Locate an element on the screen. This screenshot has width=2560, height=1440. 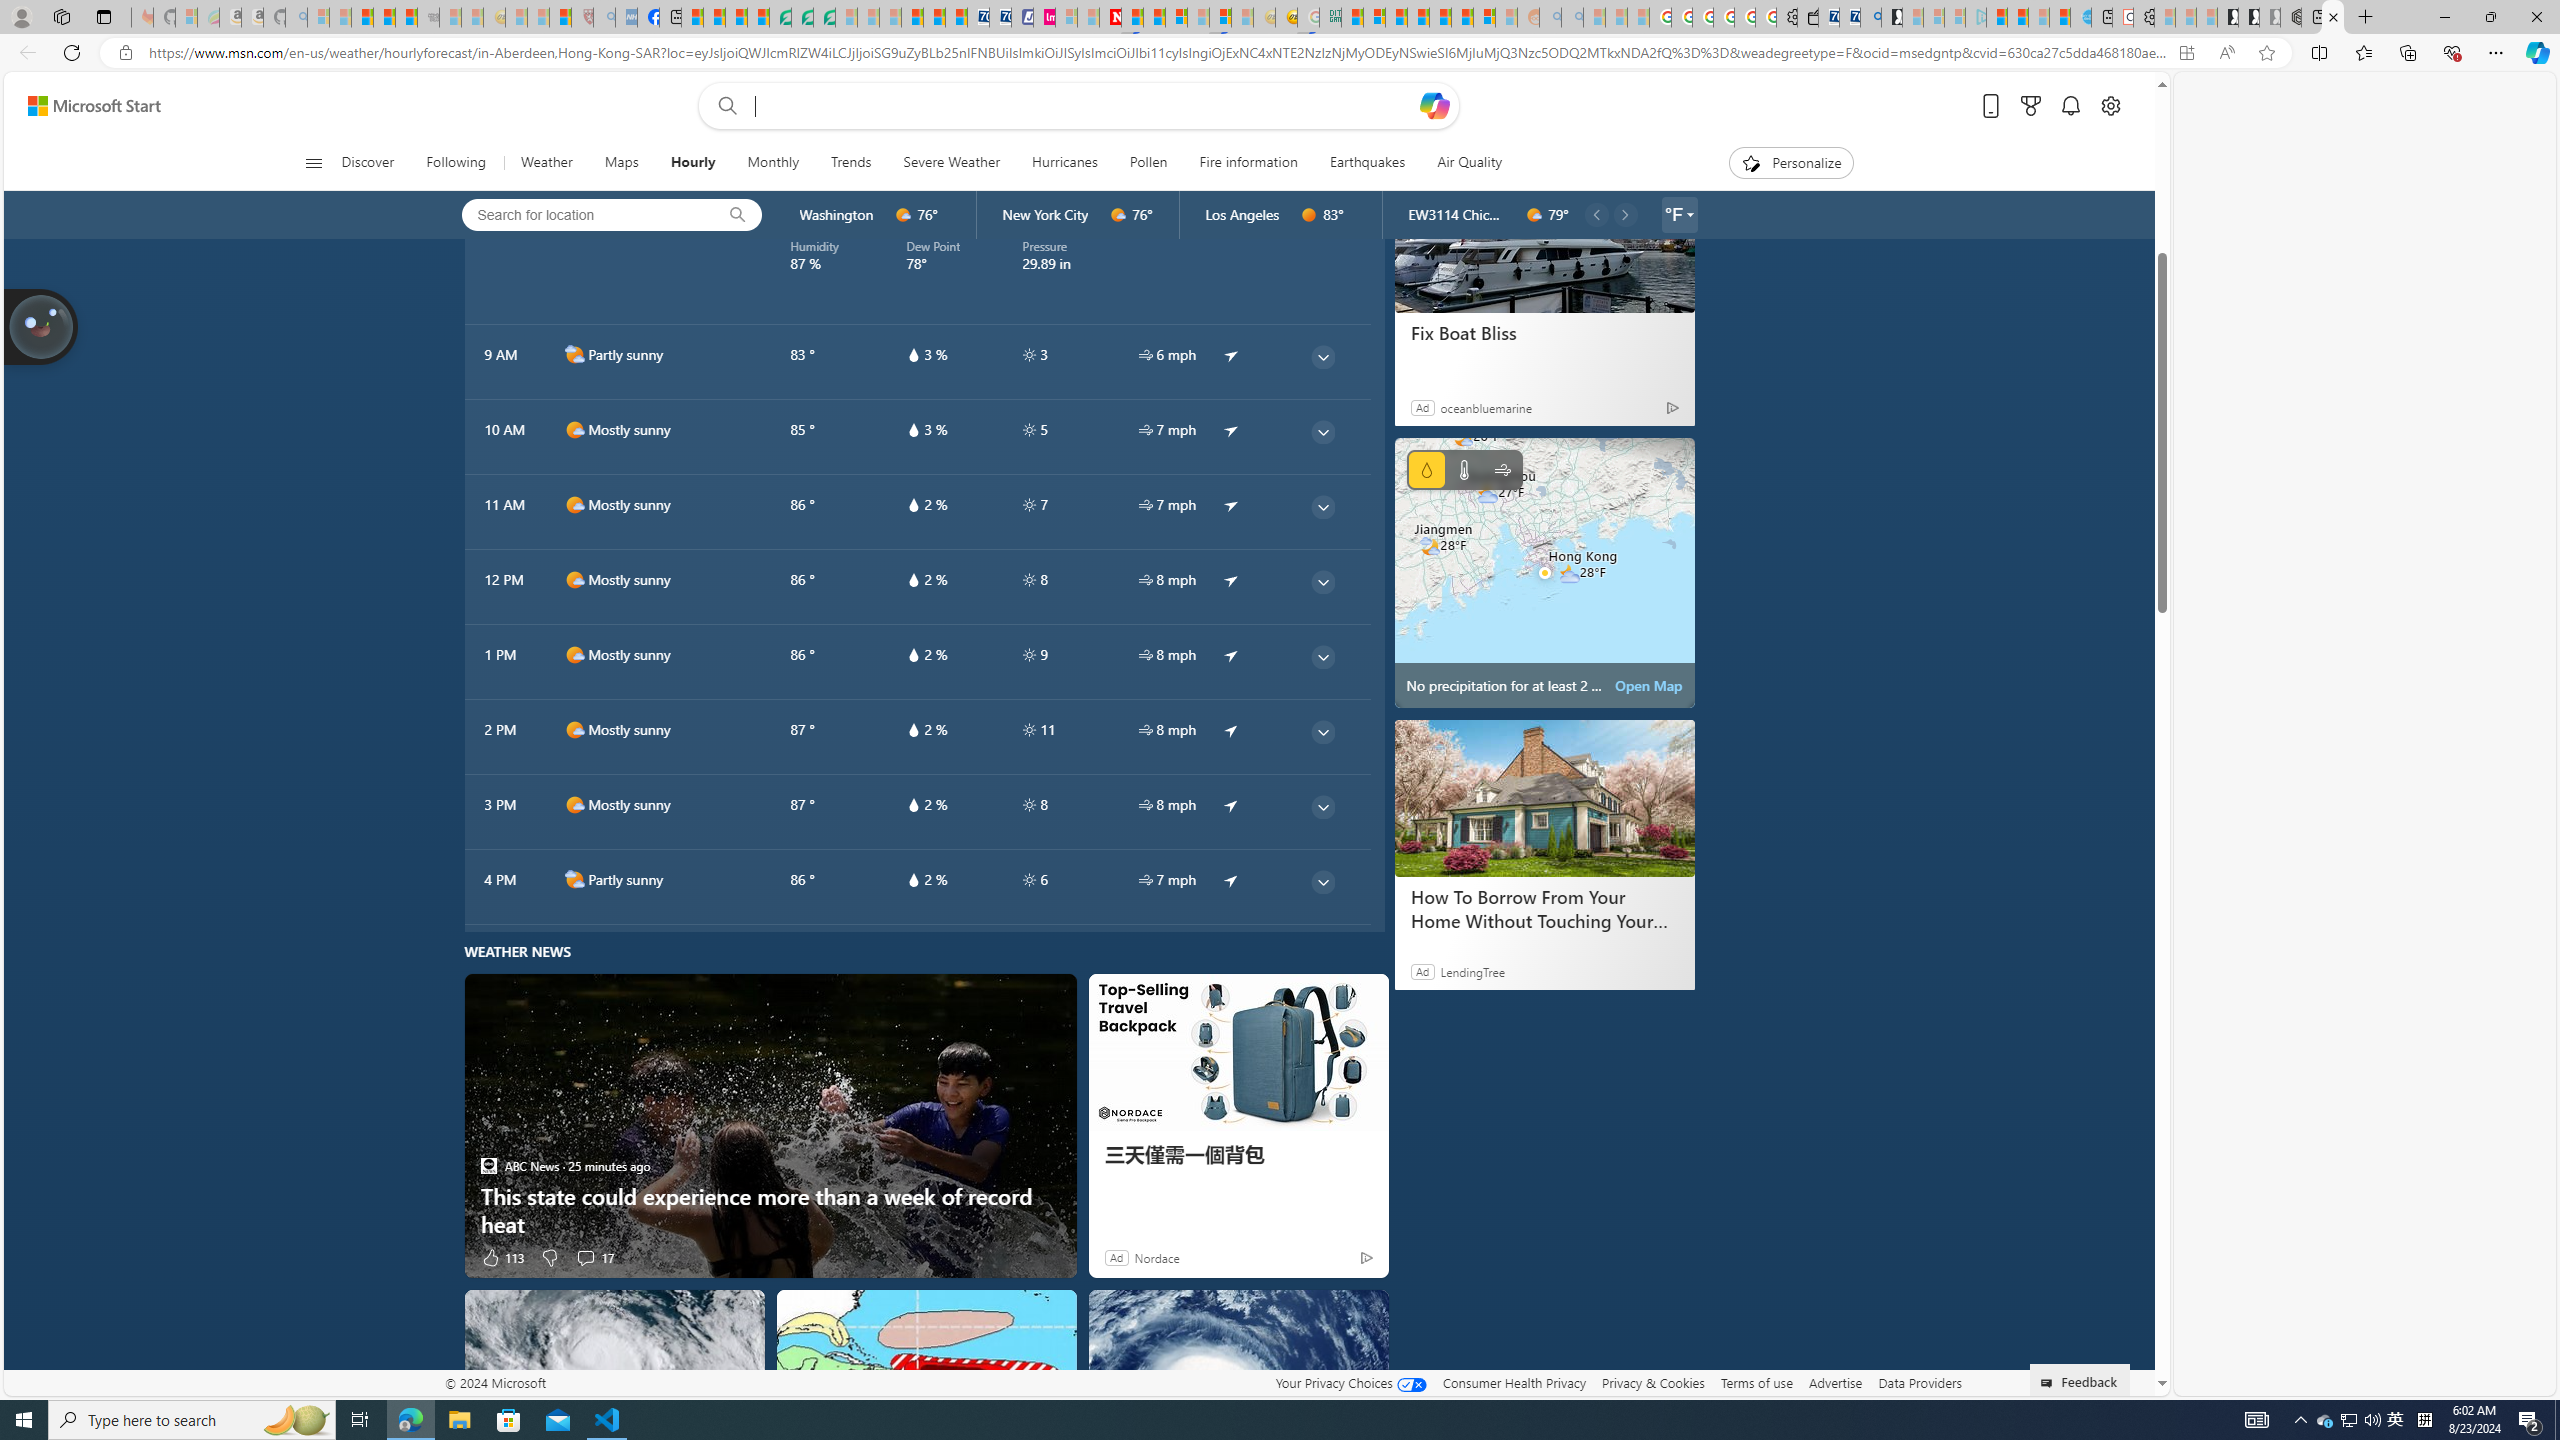
'Trends' is located at coordinates (851, 162).